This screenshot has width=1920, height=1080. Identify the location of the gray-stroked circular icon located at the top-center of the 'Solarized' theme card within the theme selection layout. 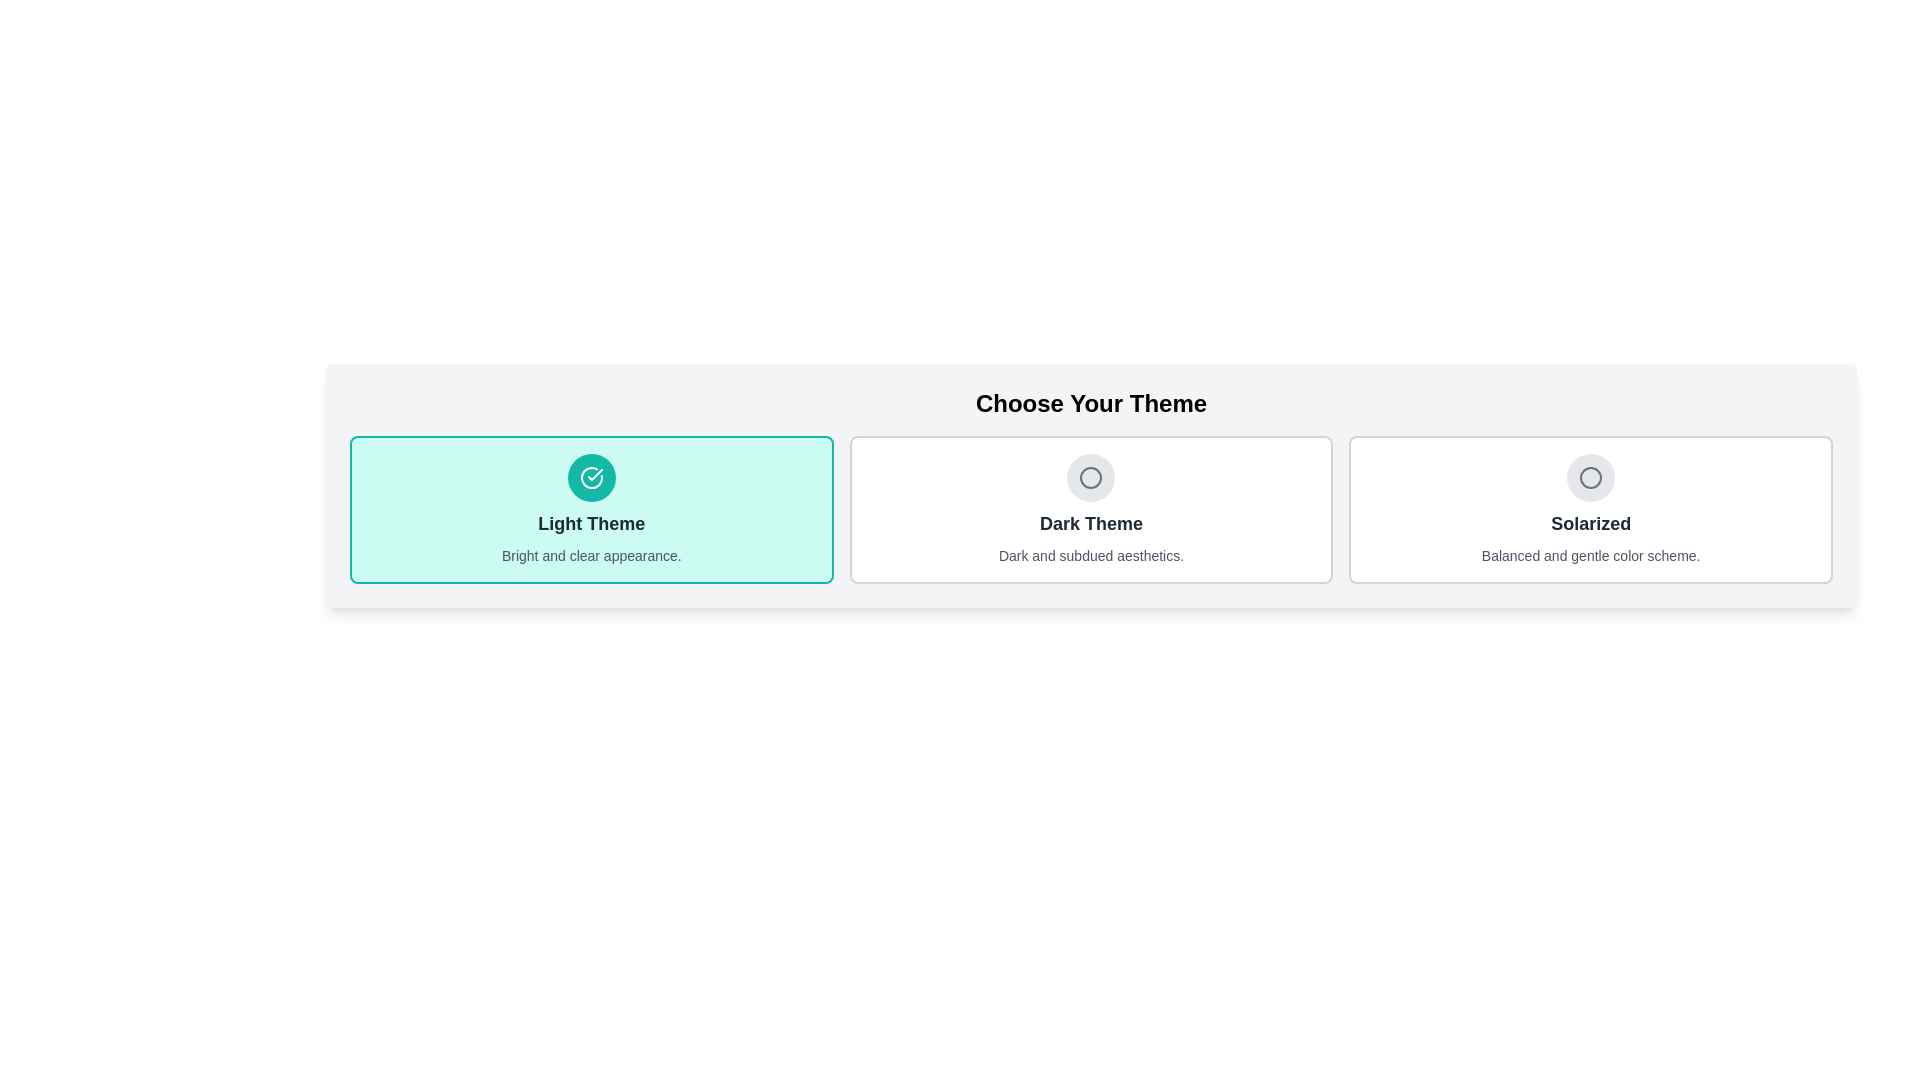
(1590, 478).